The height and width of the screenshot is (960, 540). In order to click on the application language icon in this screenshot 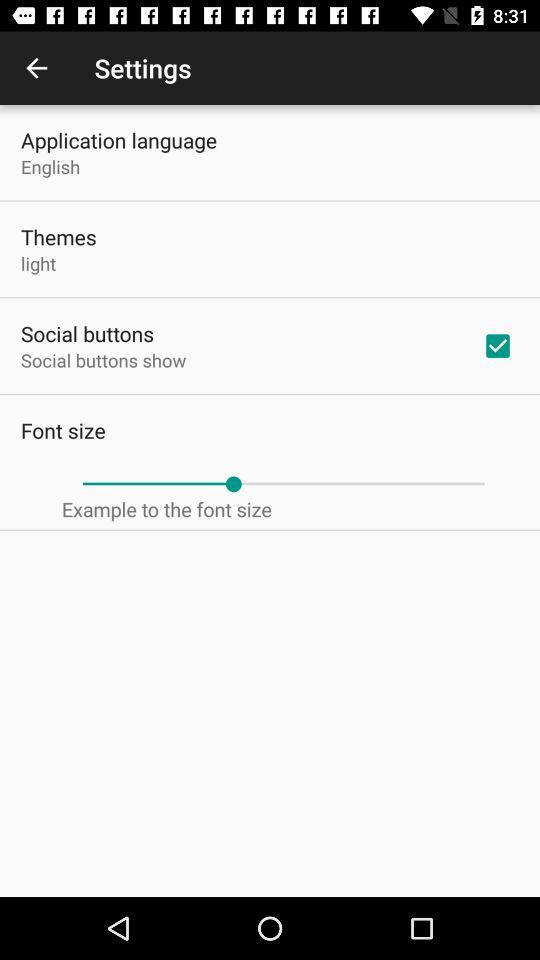, I will do `click(119, 139)`.